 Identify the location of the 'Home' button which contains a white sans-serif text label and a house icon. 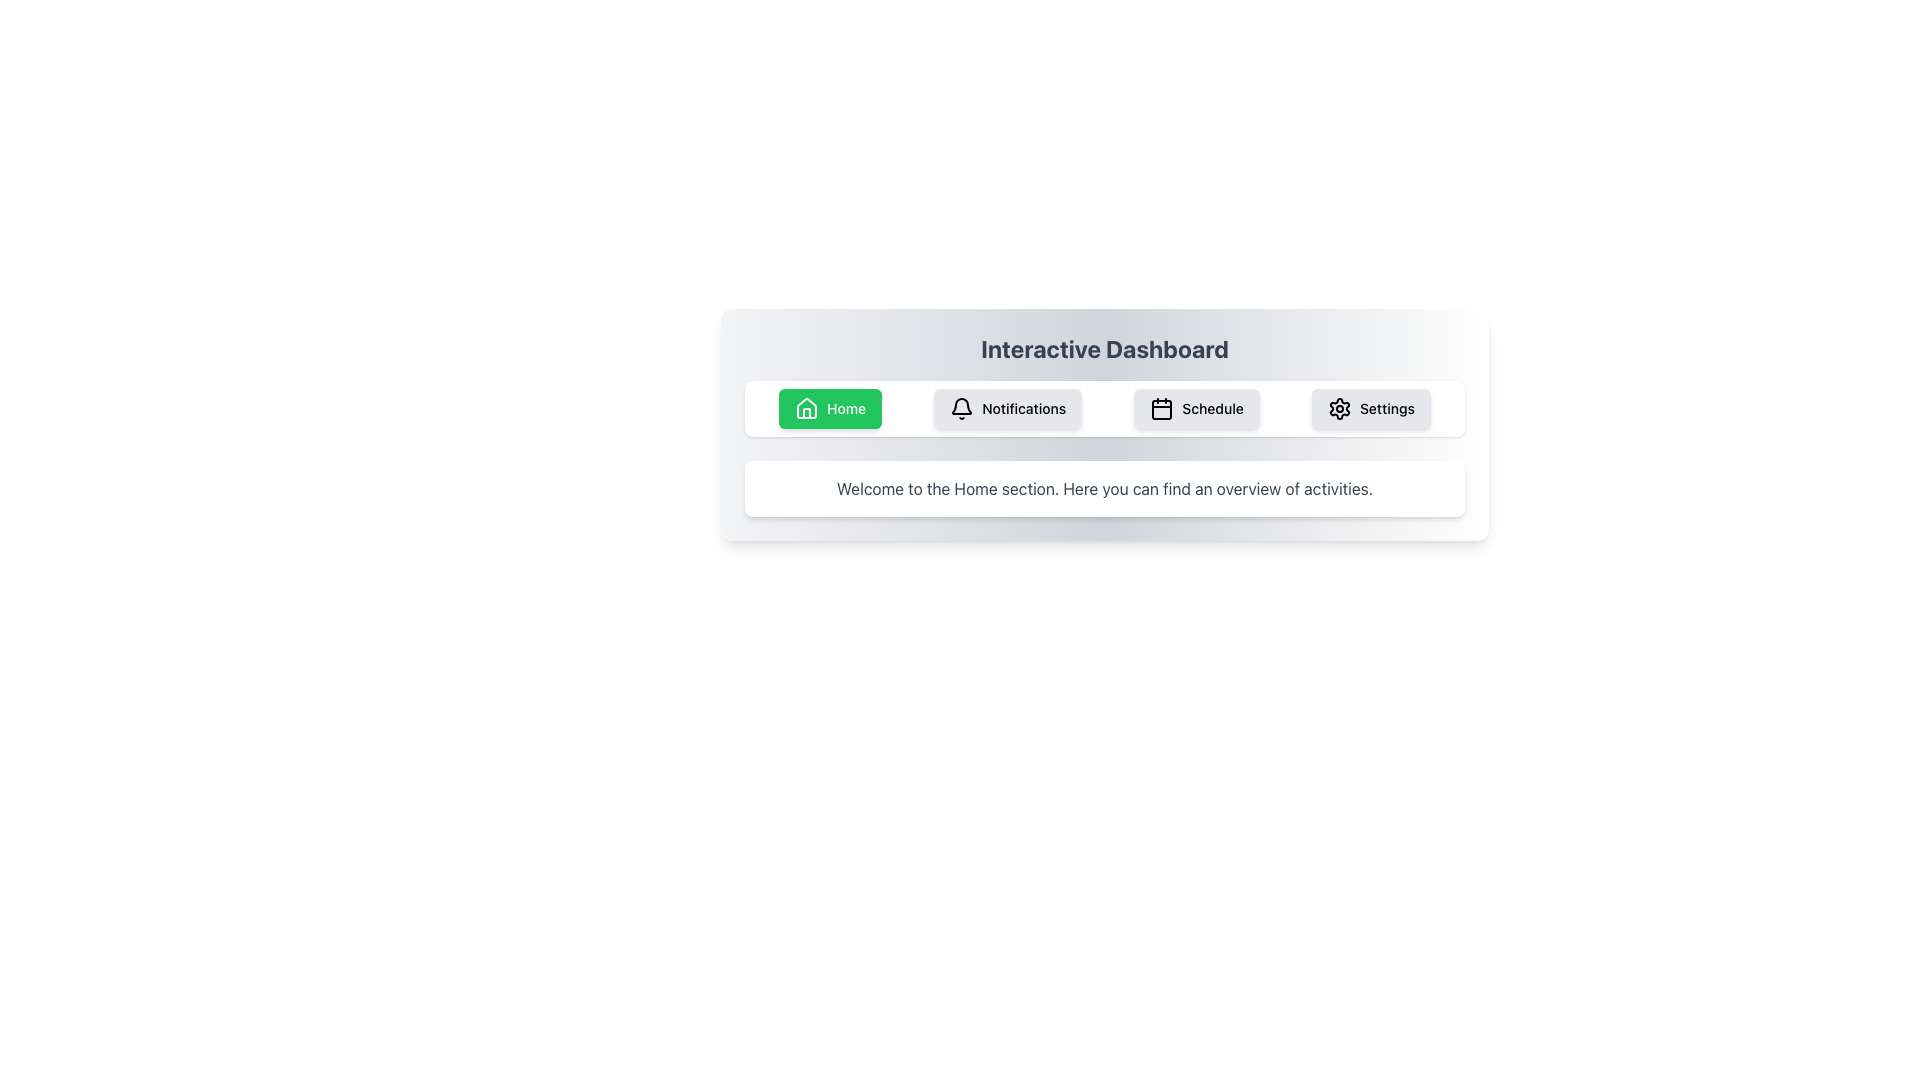
(846, 407).